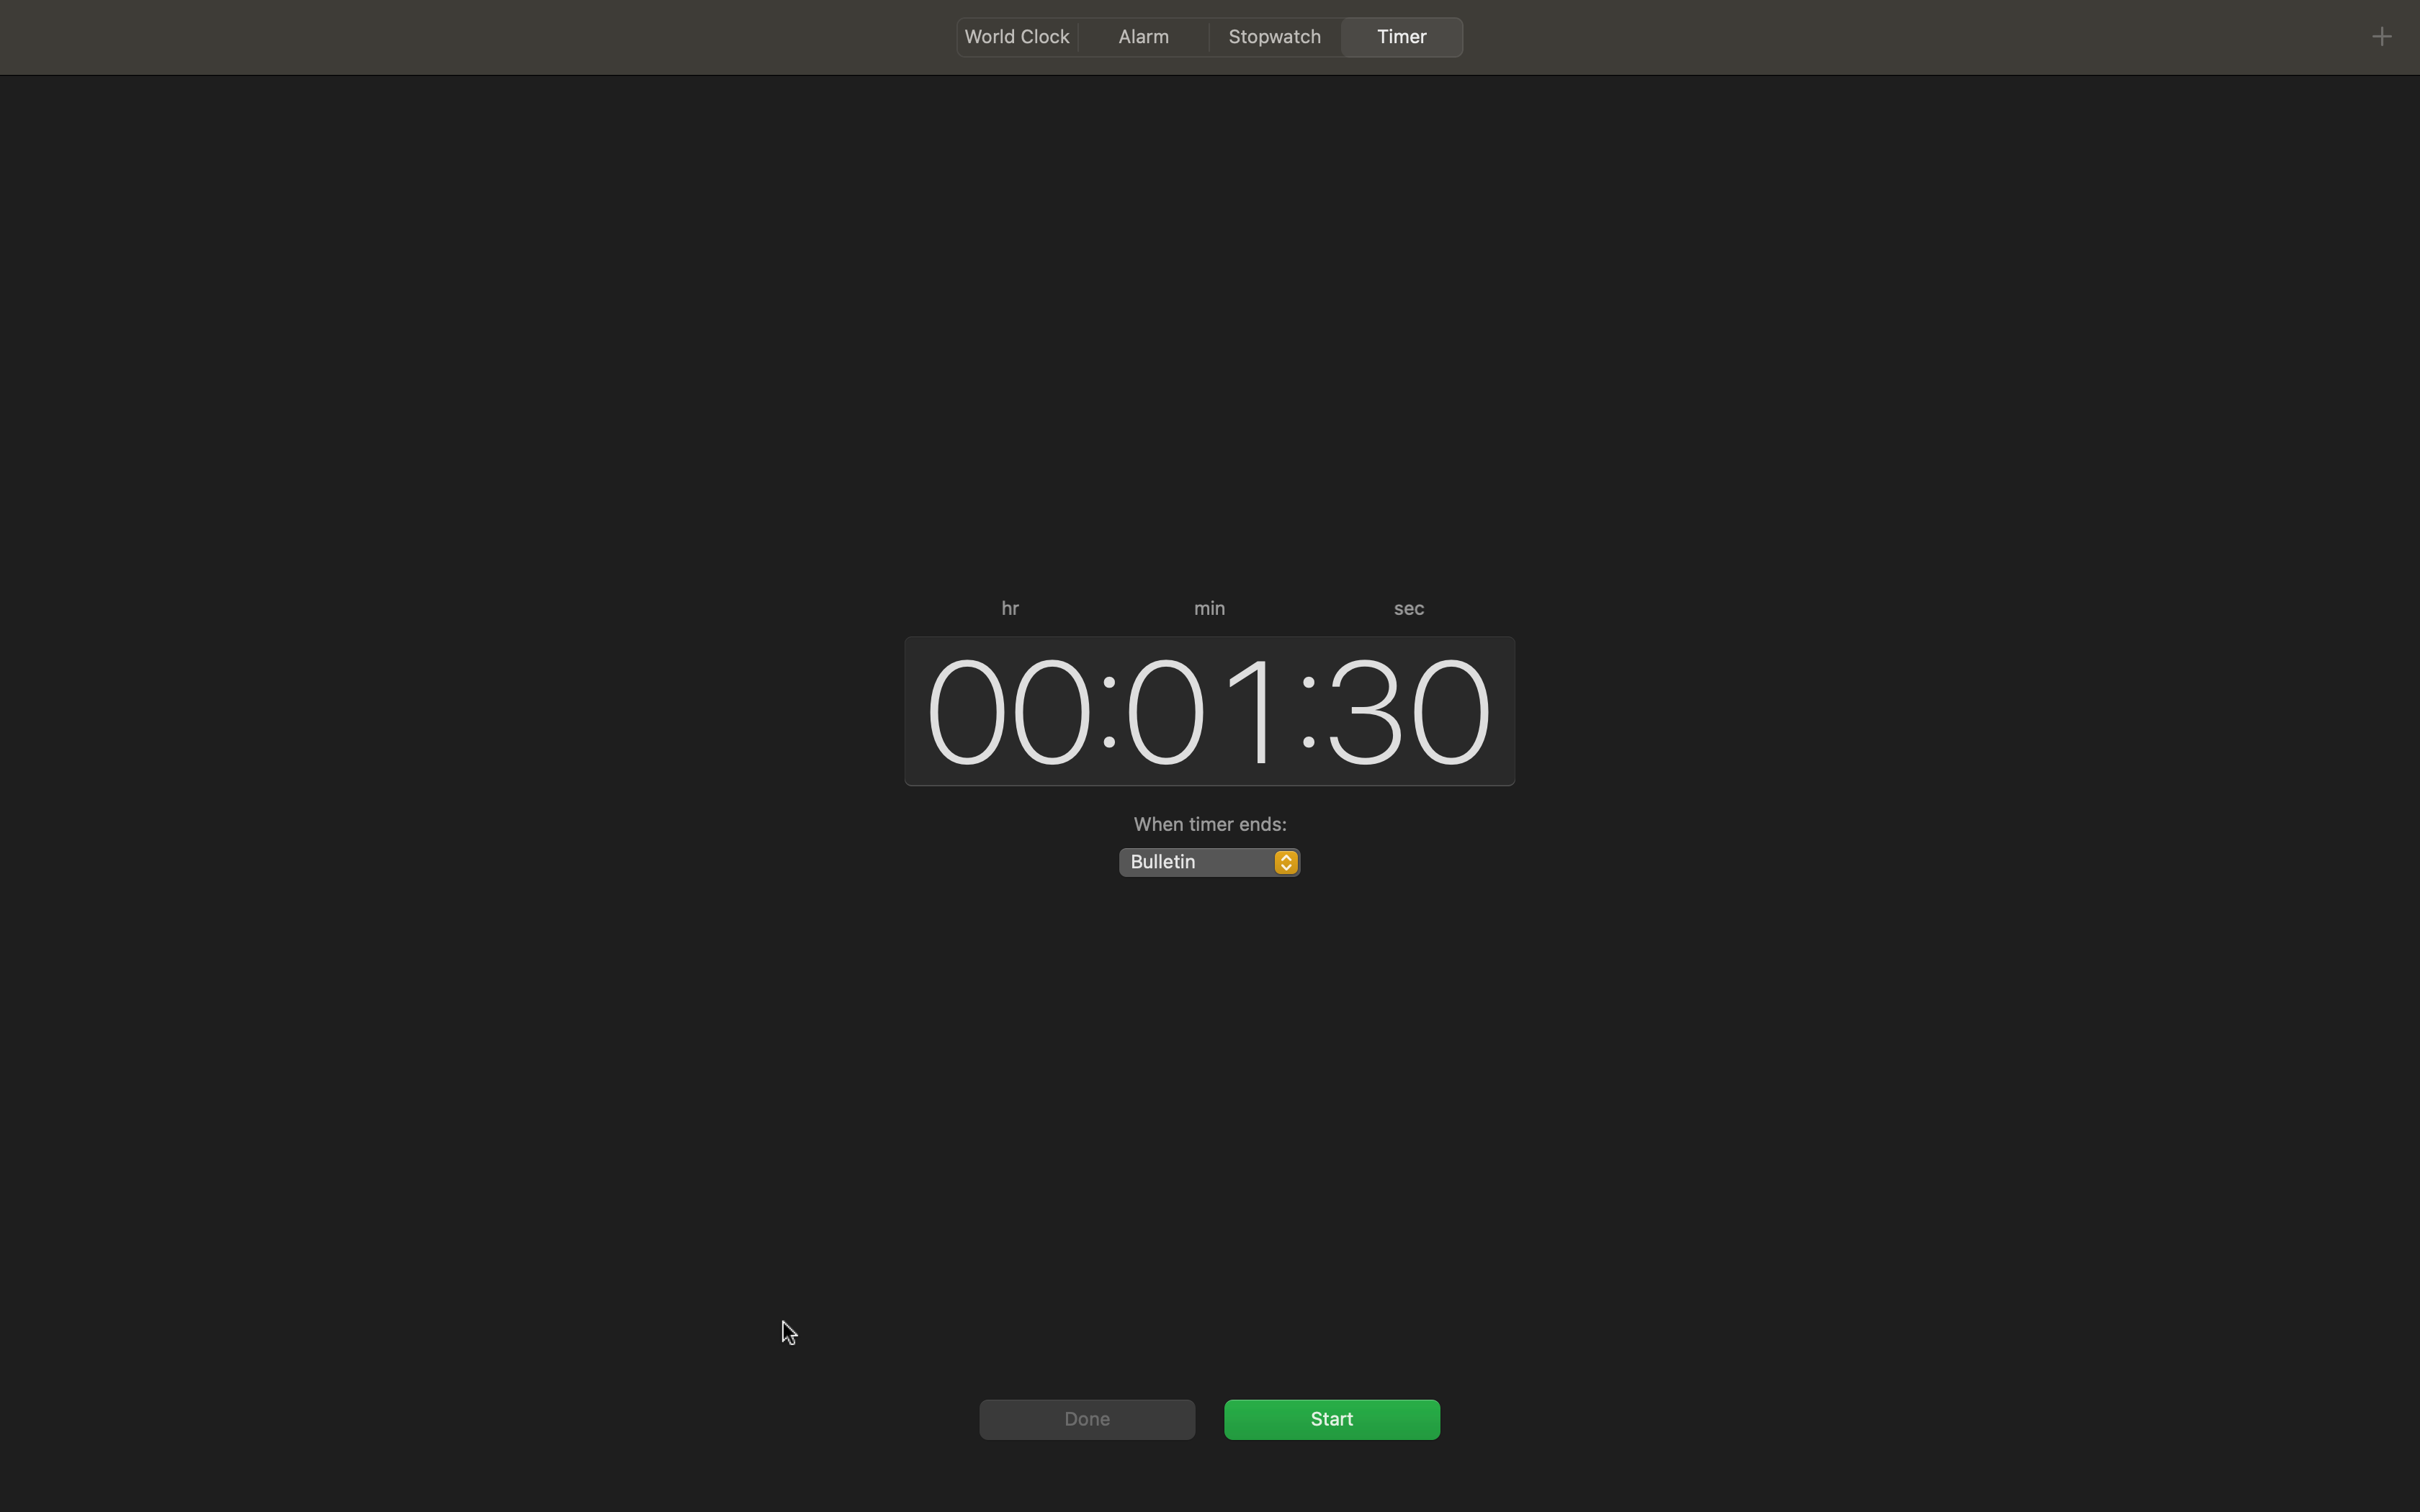 This screenshot has height=1512, width=2420. What do you see at coordinates (1201, 708) in the screenshot?
I see `the total minutes by a count of 5` at bounding box center [1201, 708].